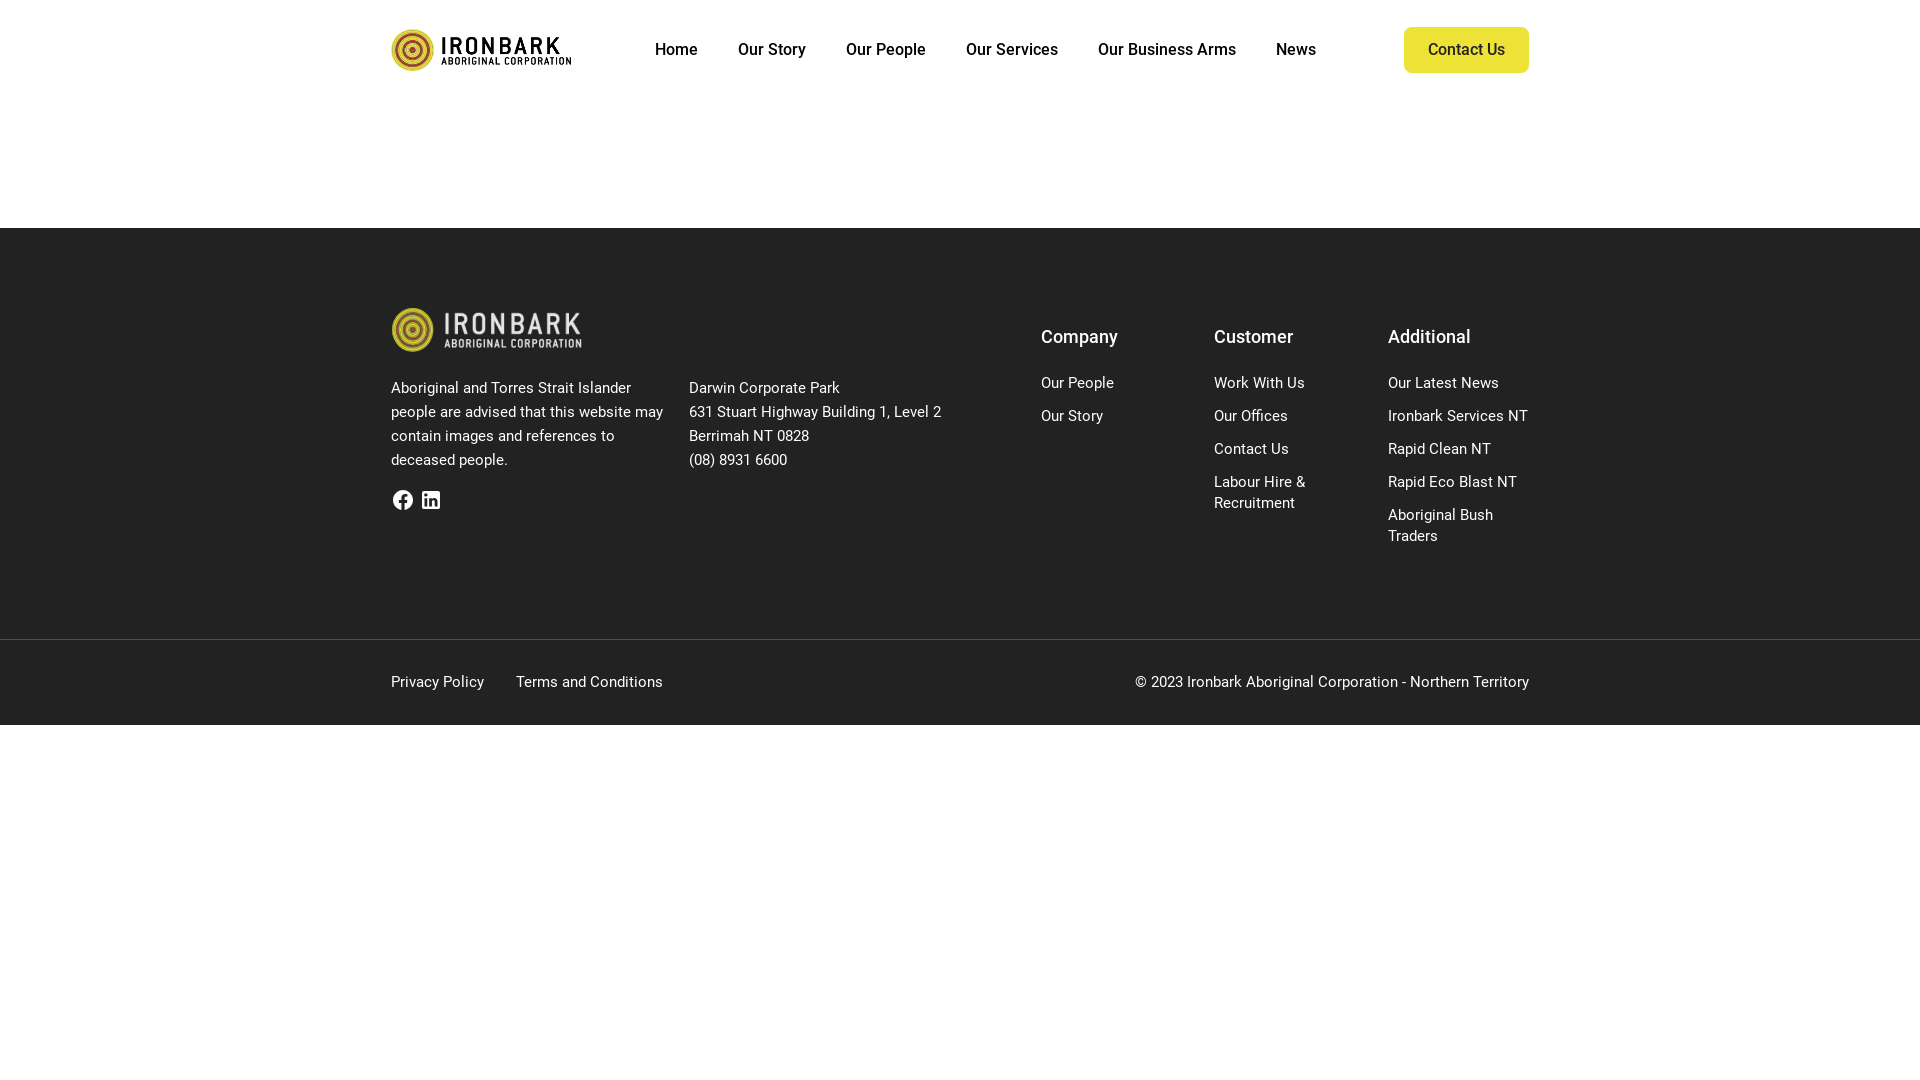  Describe the element at coordinates (1258, 492) in the screenshot. I see `'Labour Hire & Recruitment'` at that location.